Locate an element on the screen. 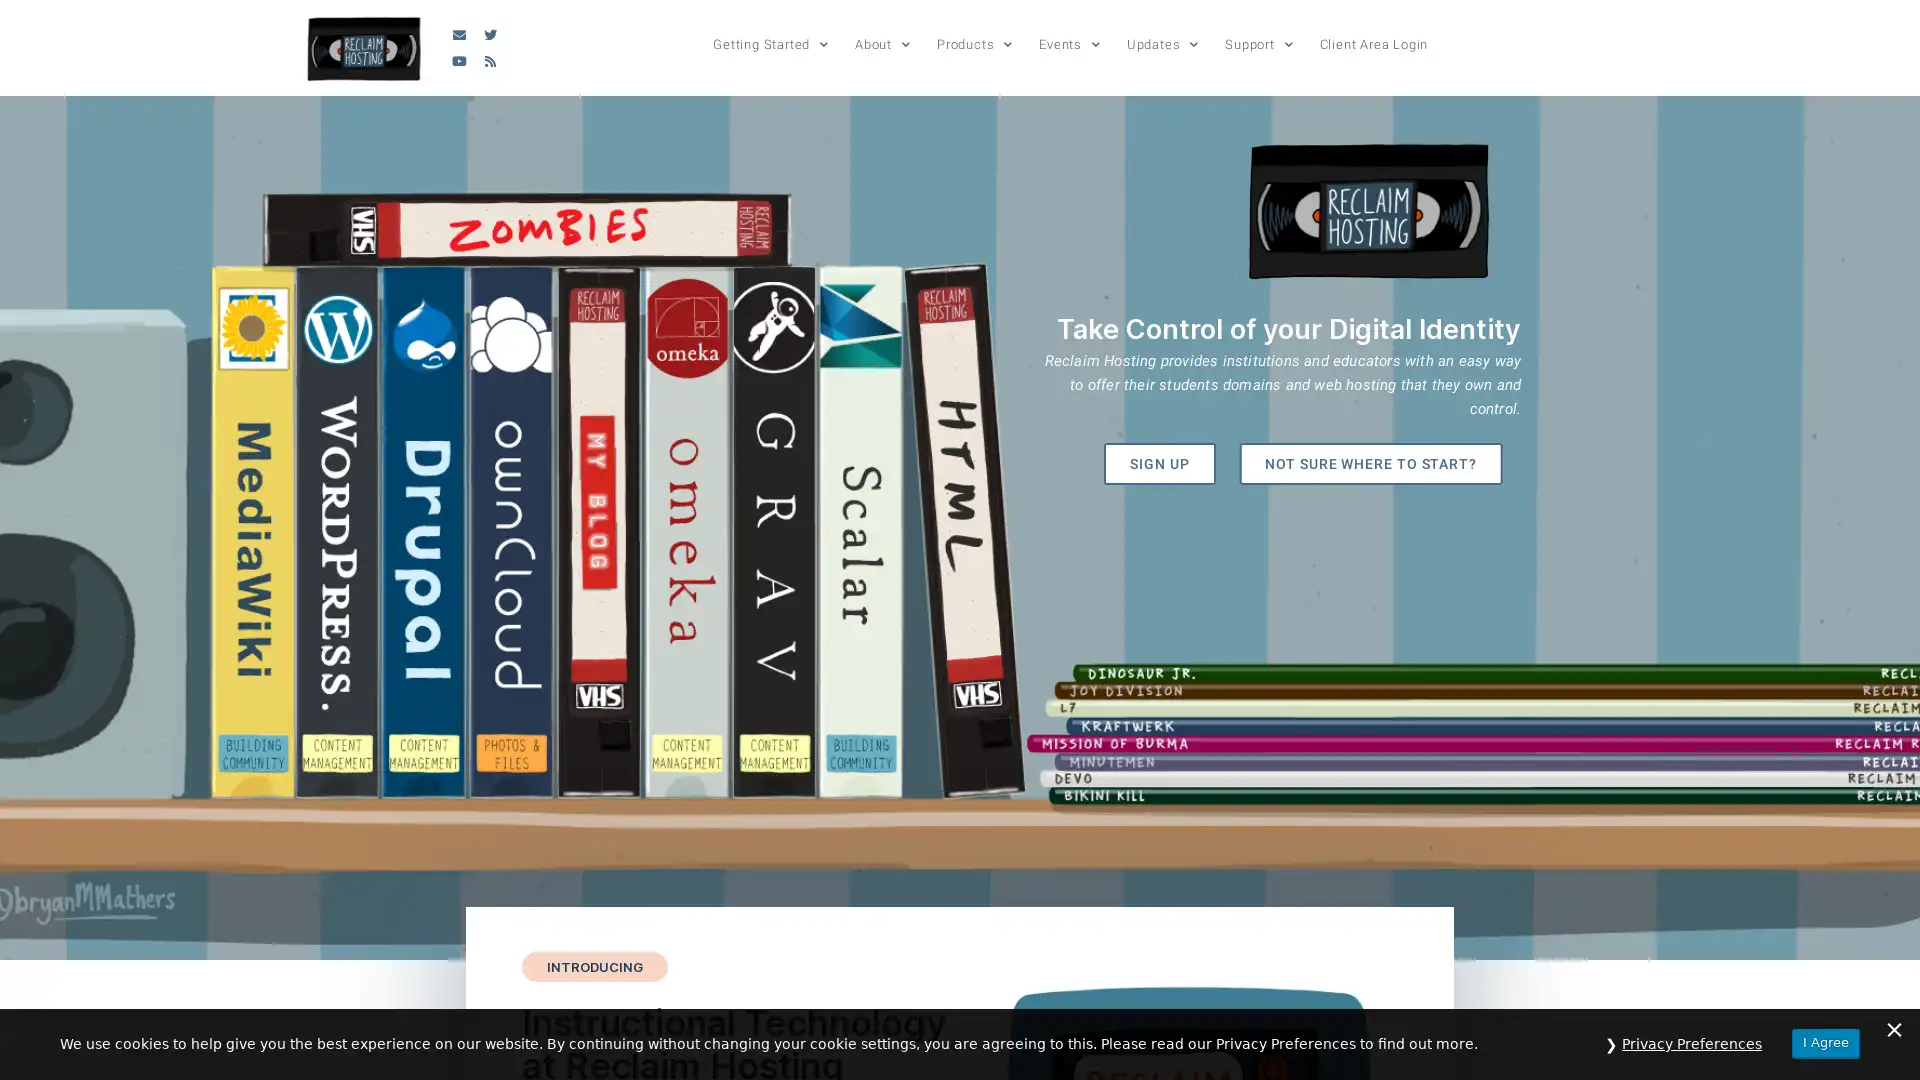  SIGN UP is located at coordinates (1157, 463).